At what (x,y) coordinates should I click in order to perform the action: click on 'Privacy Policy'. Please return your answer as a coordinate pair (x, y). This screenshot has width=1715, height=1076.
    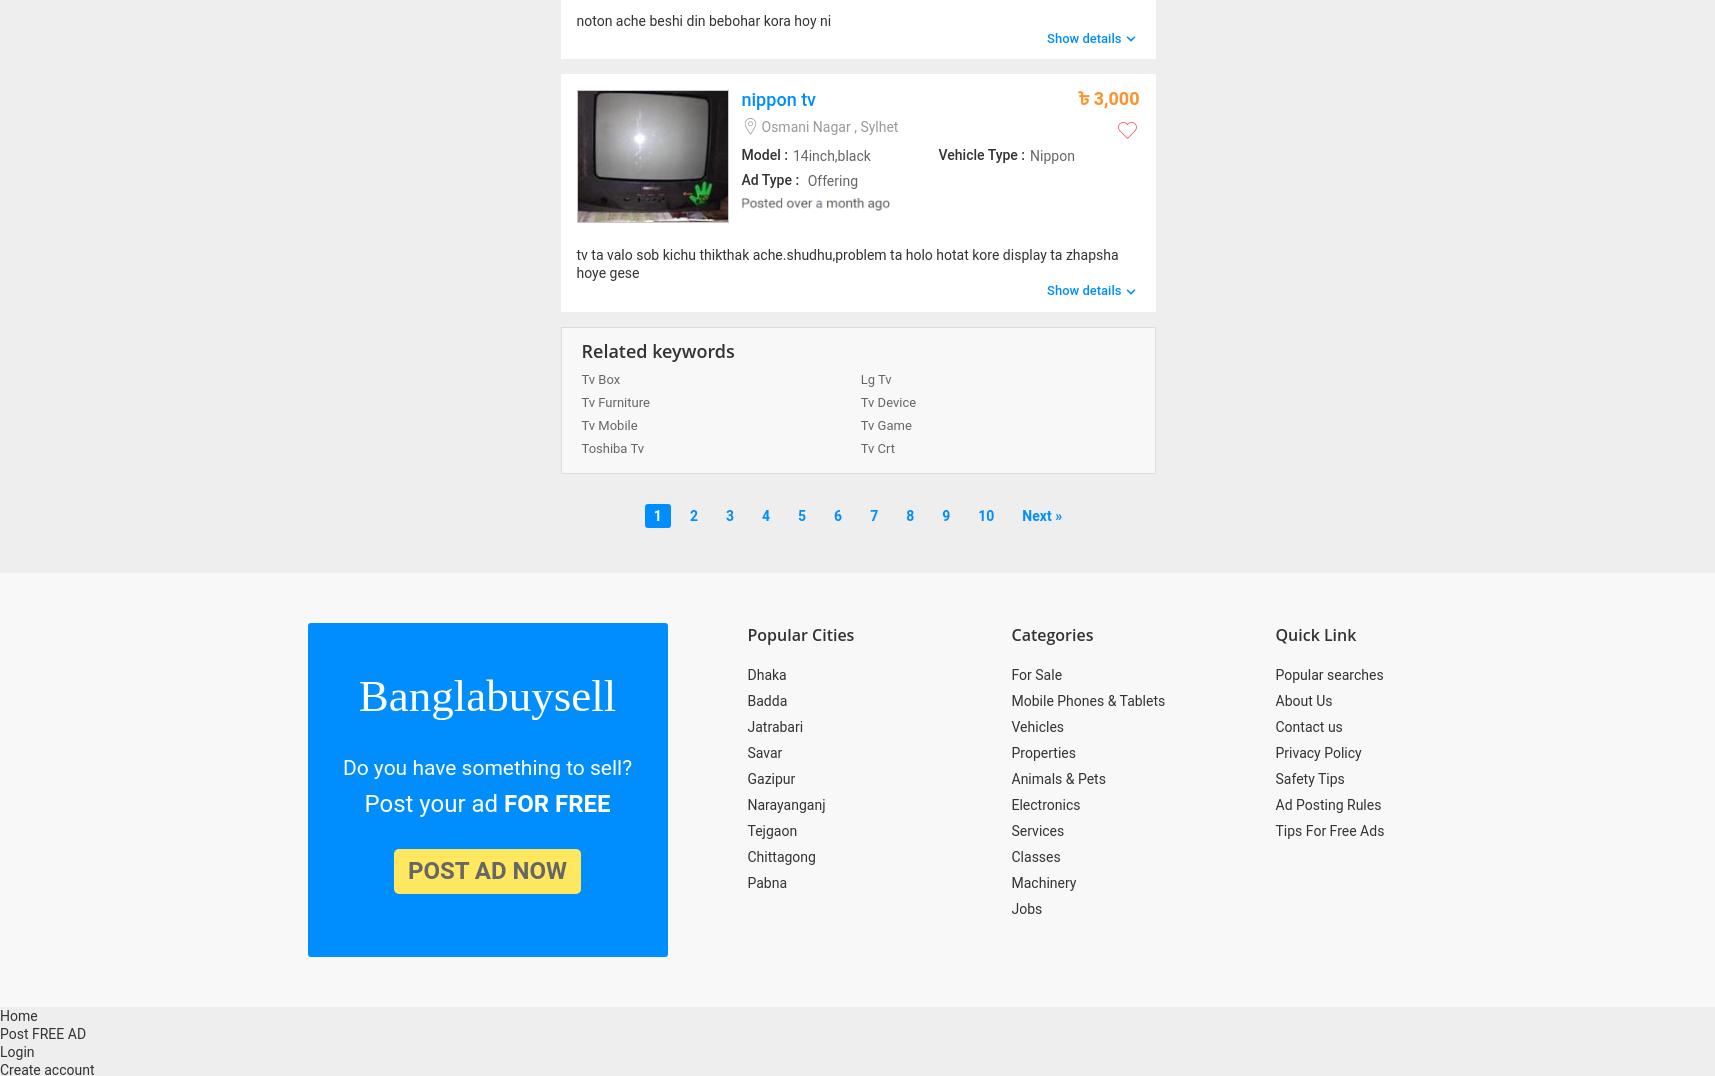
    Looking at the image, I should click on (1316, 751).